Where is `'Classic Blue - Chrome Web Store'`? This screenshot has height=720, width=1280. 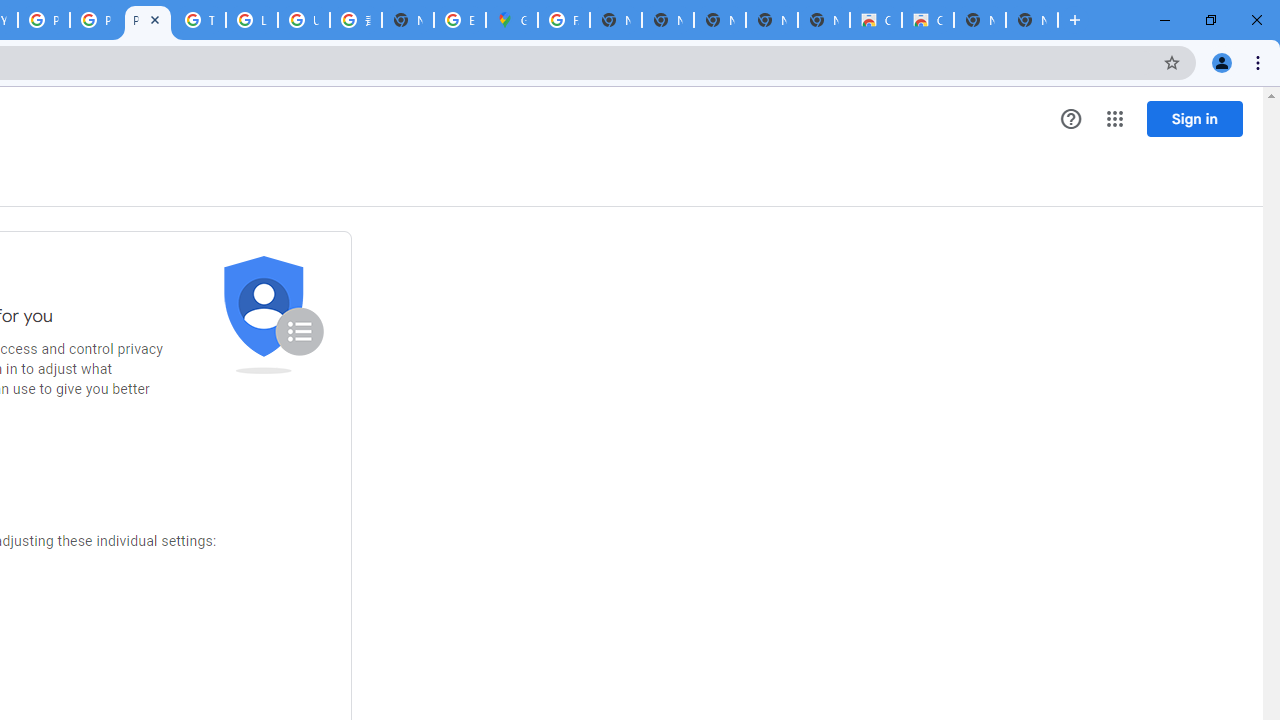 'Classic Blue - Chrome Web Store' is located at coordinates (876, 20).